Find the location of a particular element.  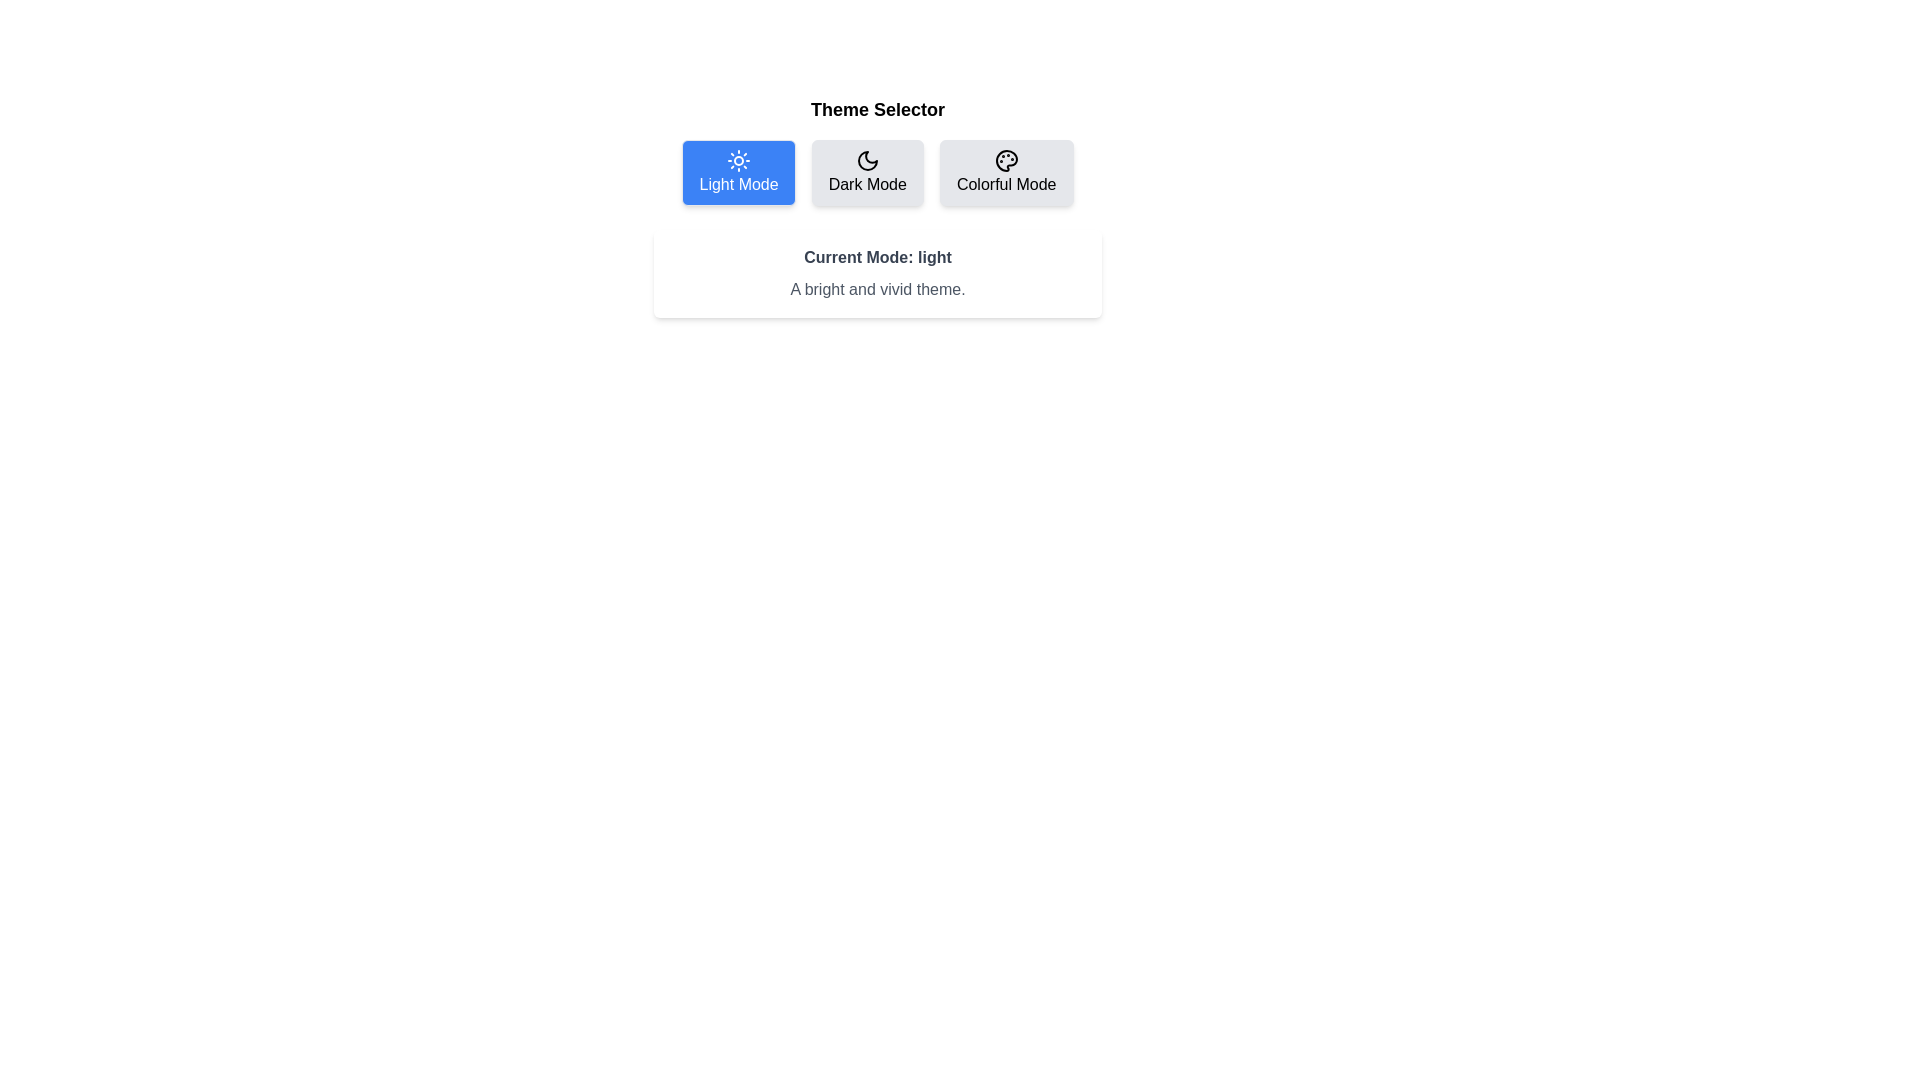

the text label that displays the current theme mode of the application, located above the text block that reads 'A bright and vivid theme.' is located at coordinates (878, 257).